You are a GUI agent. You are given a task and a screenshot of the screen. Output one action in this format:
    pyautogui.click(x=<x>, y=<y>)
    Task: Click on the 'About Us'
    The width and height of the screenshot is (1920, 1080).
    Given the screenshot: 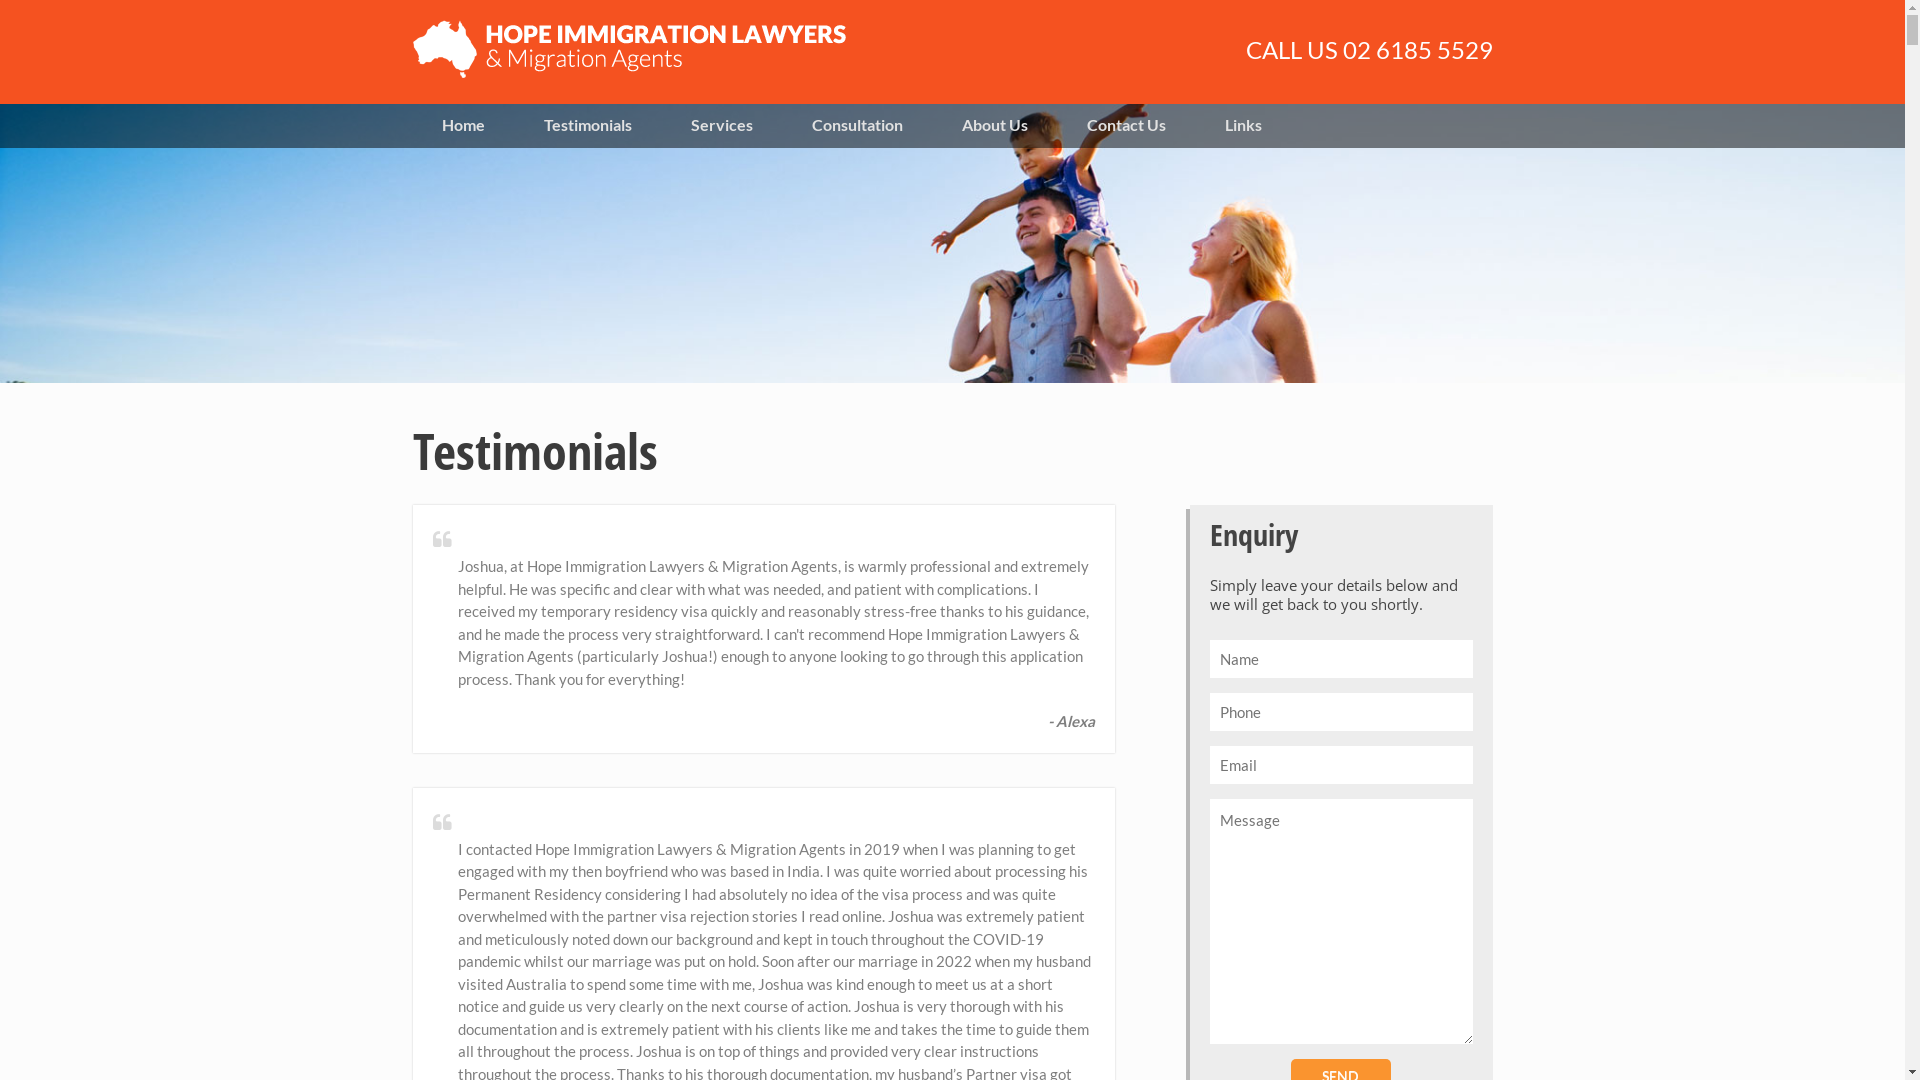 What is the action you would take?
    pyautogui.click(x=930, y=124)
    